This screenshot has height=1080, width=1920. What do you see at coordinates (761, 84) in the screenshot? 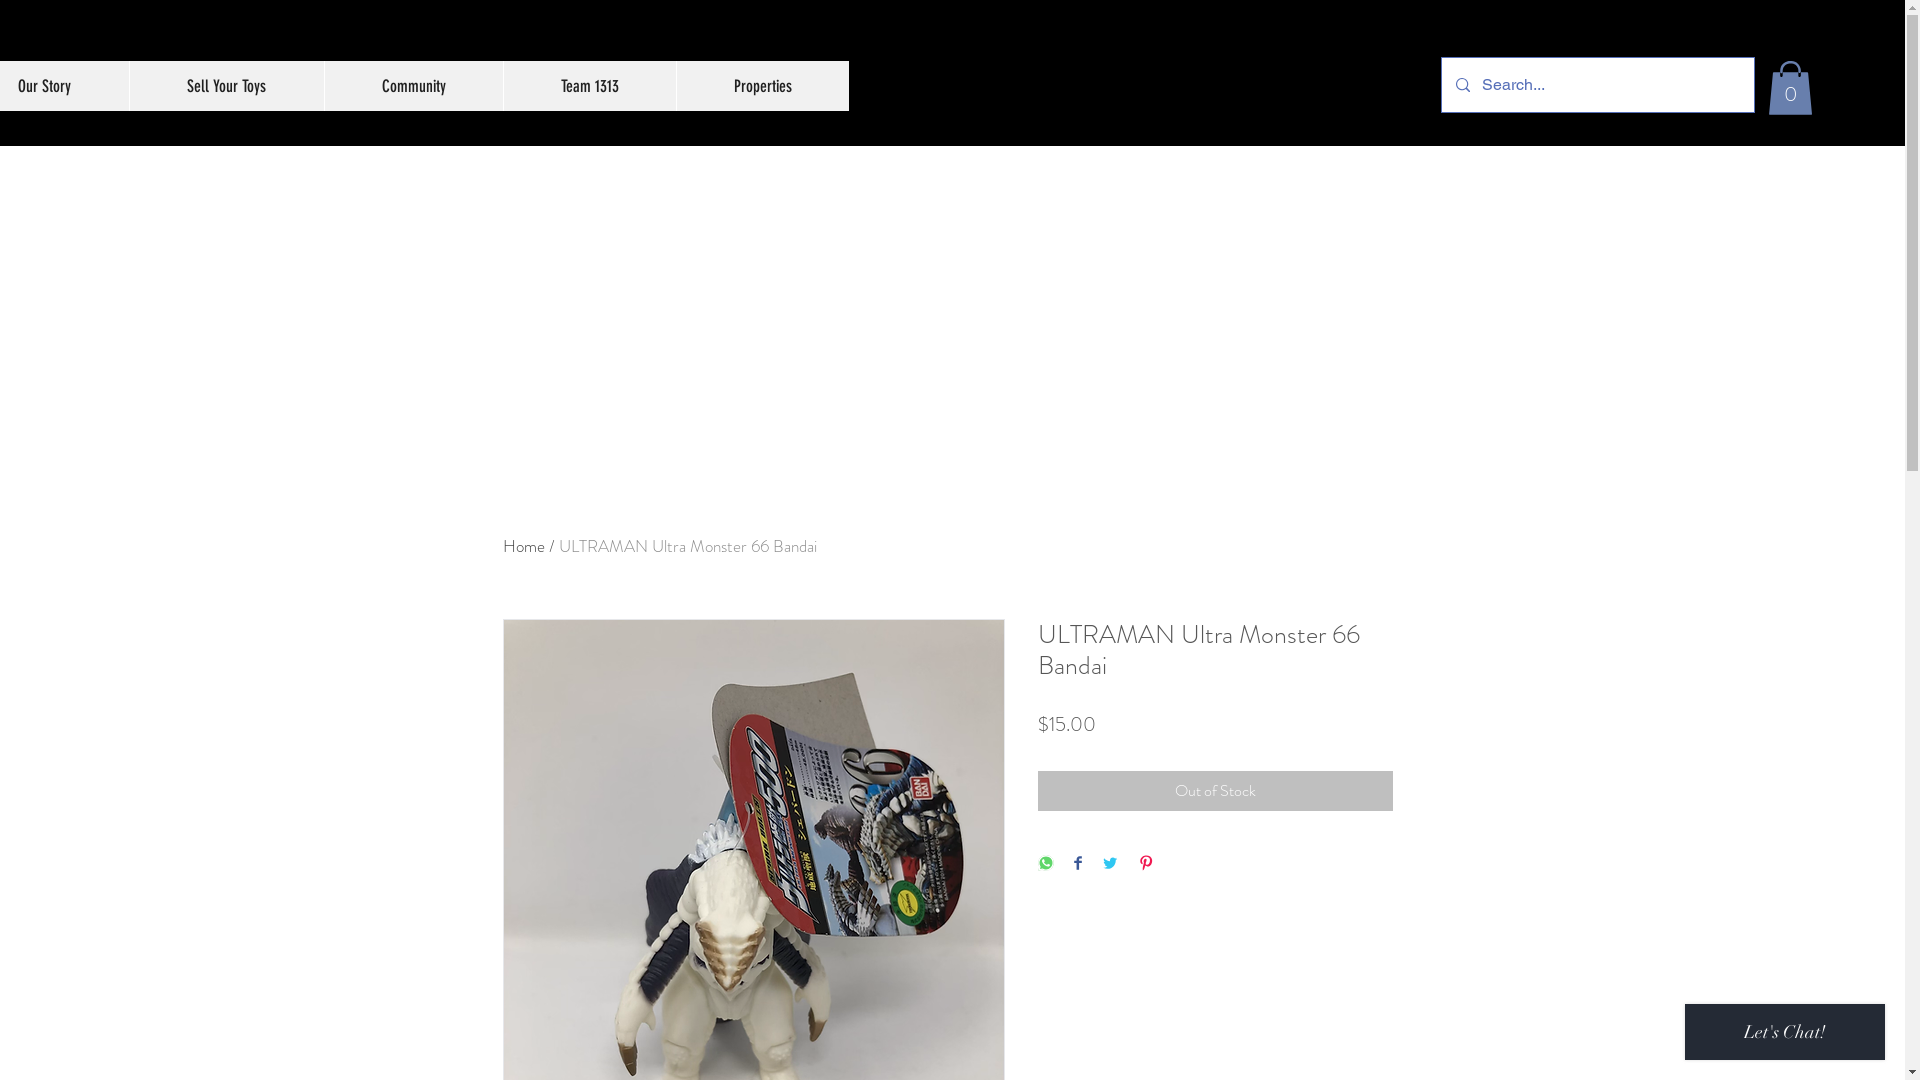
I see `'Properties'` at bounding box center [761, 84].